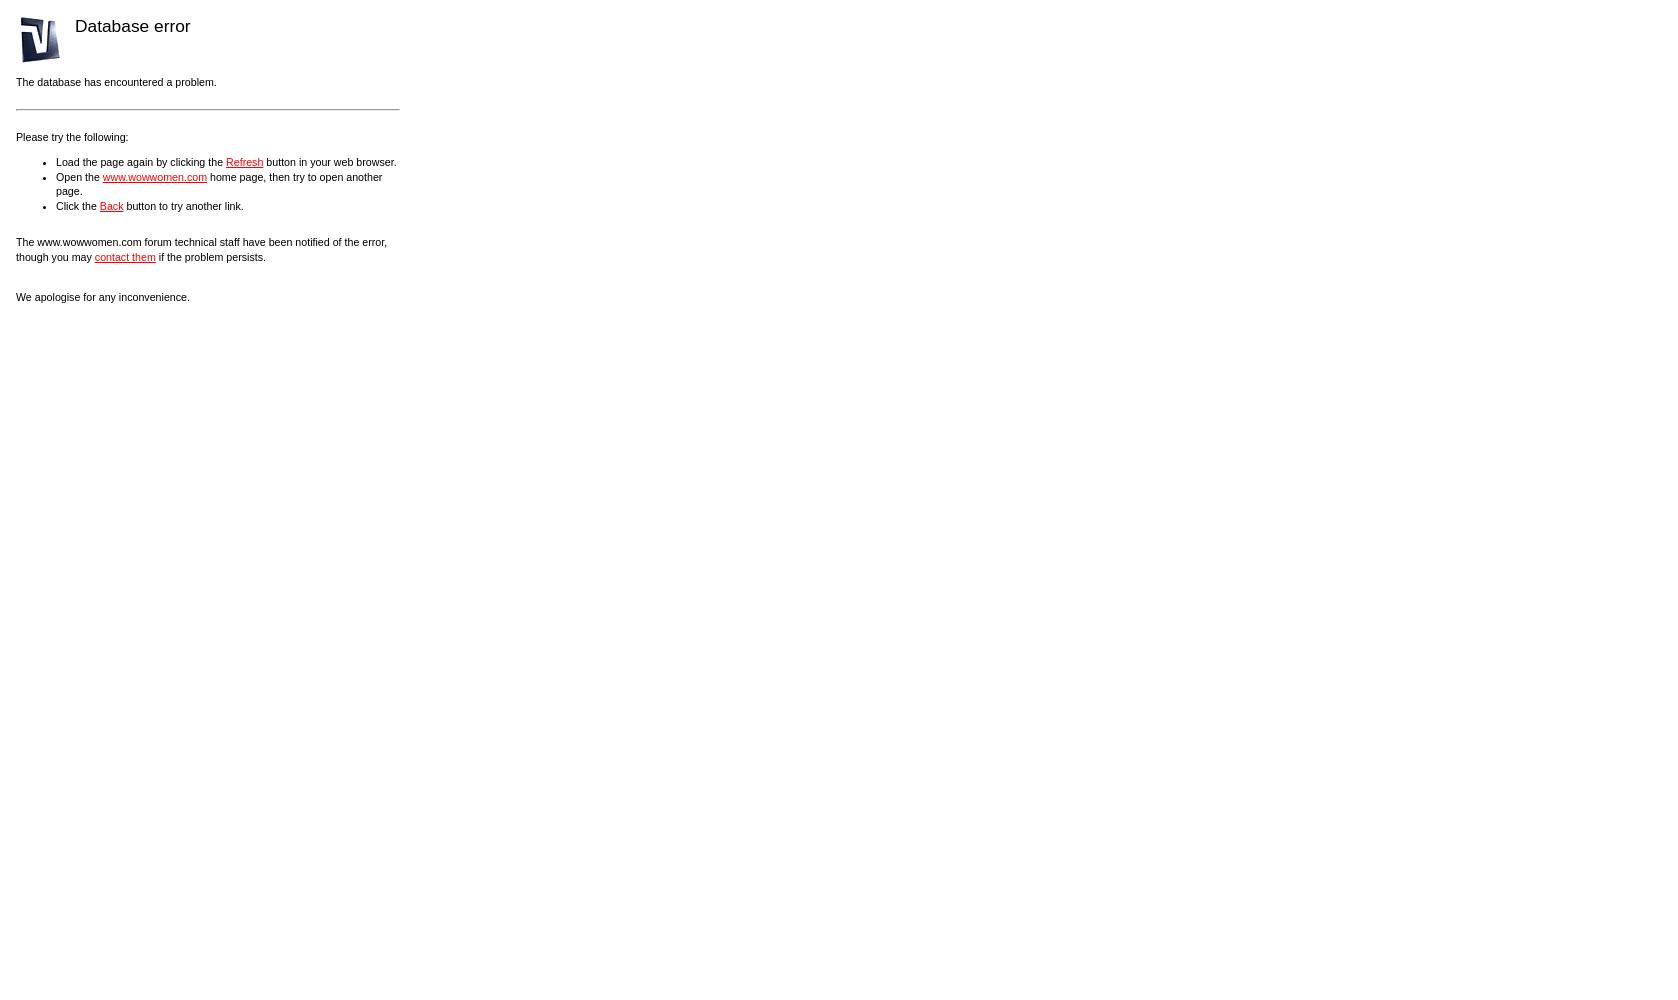 The height and width of the screenshot is (1000, 1678). Describe the element at coordinates (122, 204) in the screenshot. I see `'button to try another link.'` at that location.